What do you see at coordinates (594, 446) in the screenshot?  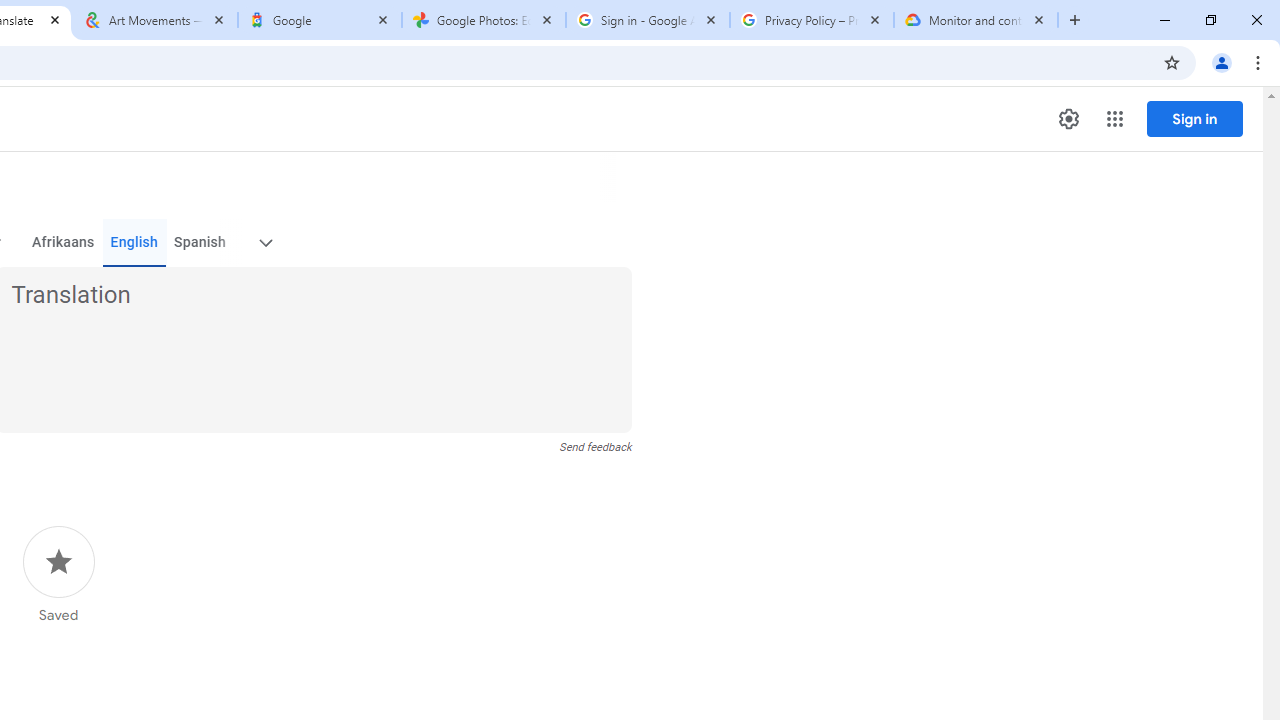 I see `'Send feedback'` at bounding box center [594, 446].